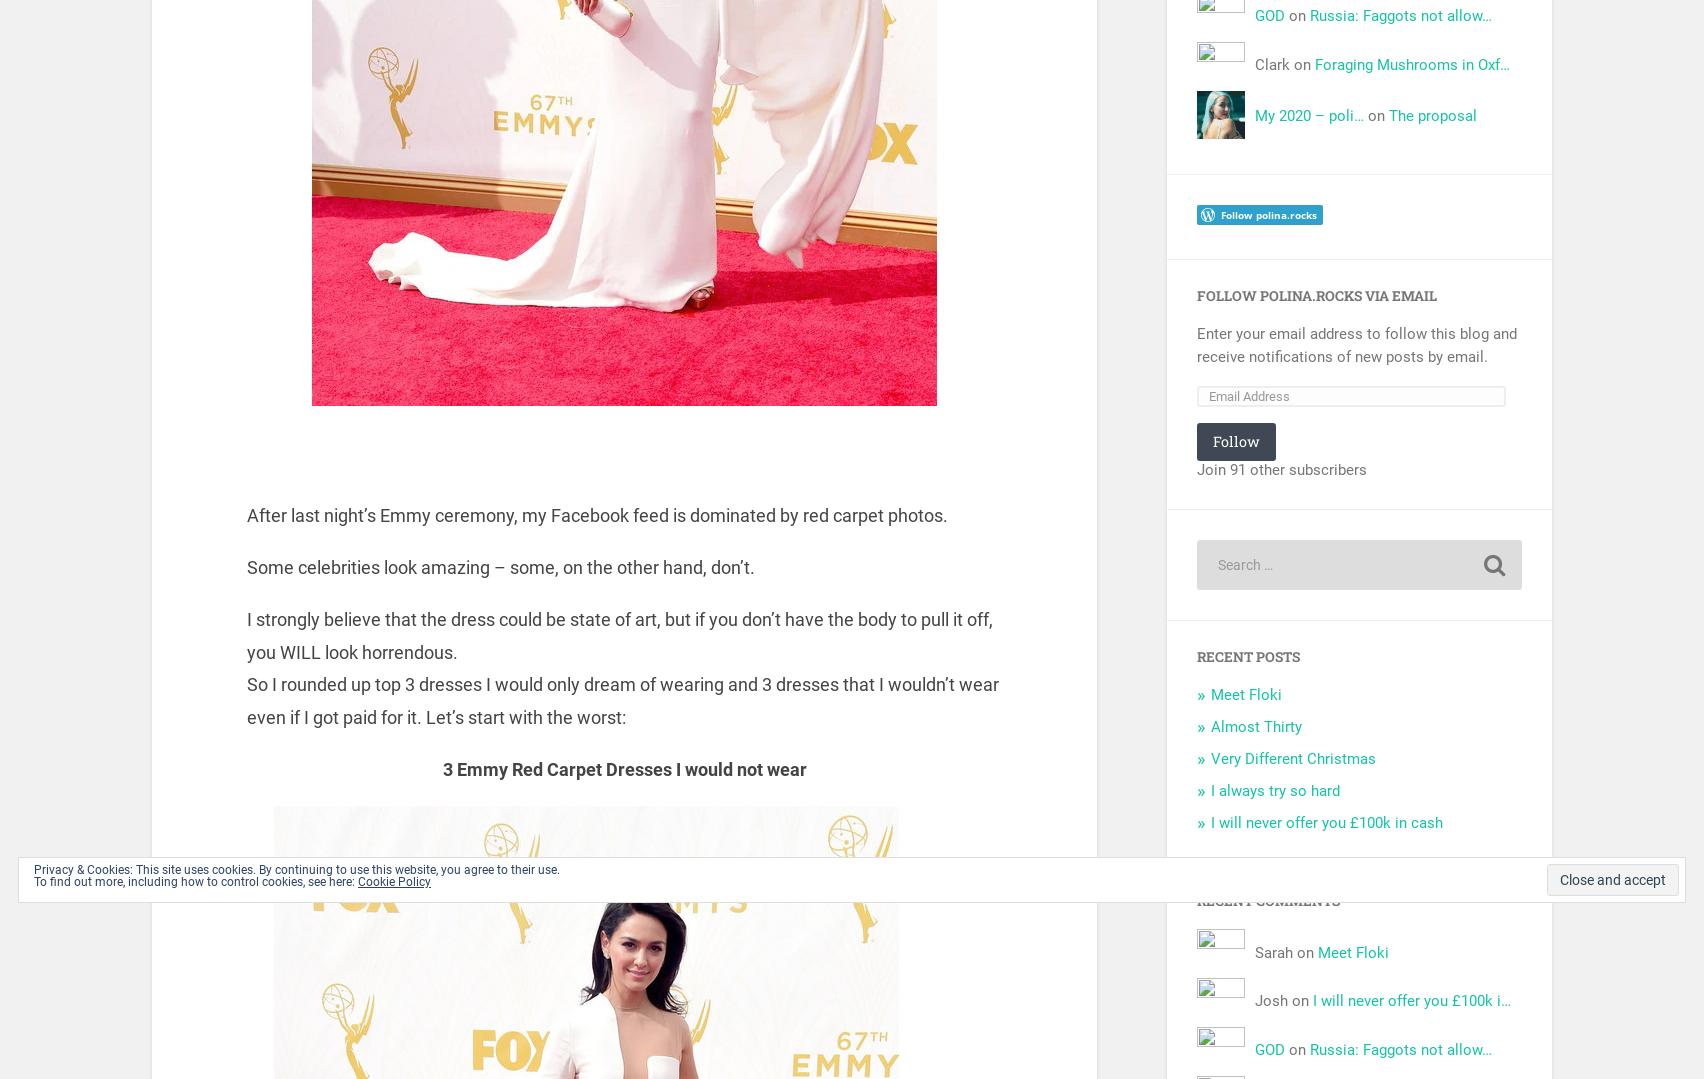 Image resolution: width=1704 pixels, height=1079 pixels. I want to click on 'I strongly believe that the dress could be state of art, but if you don’t have the body to pull it off, you WILL look horrendous.', so click(619, 634).